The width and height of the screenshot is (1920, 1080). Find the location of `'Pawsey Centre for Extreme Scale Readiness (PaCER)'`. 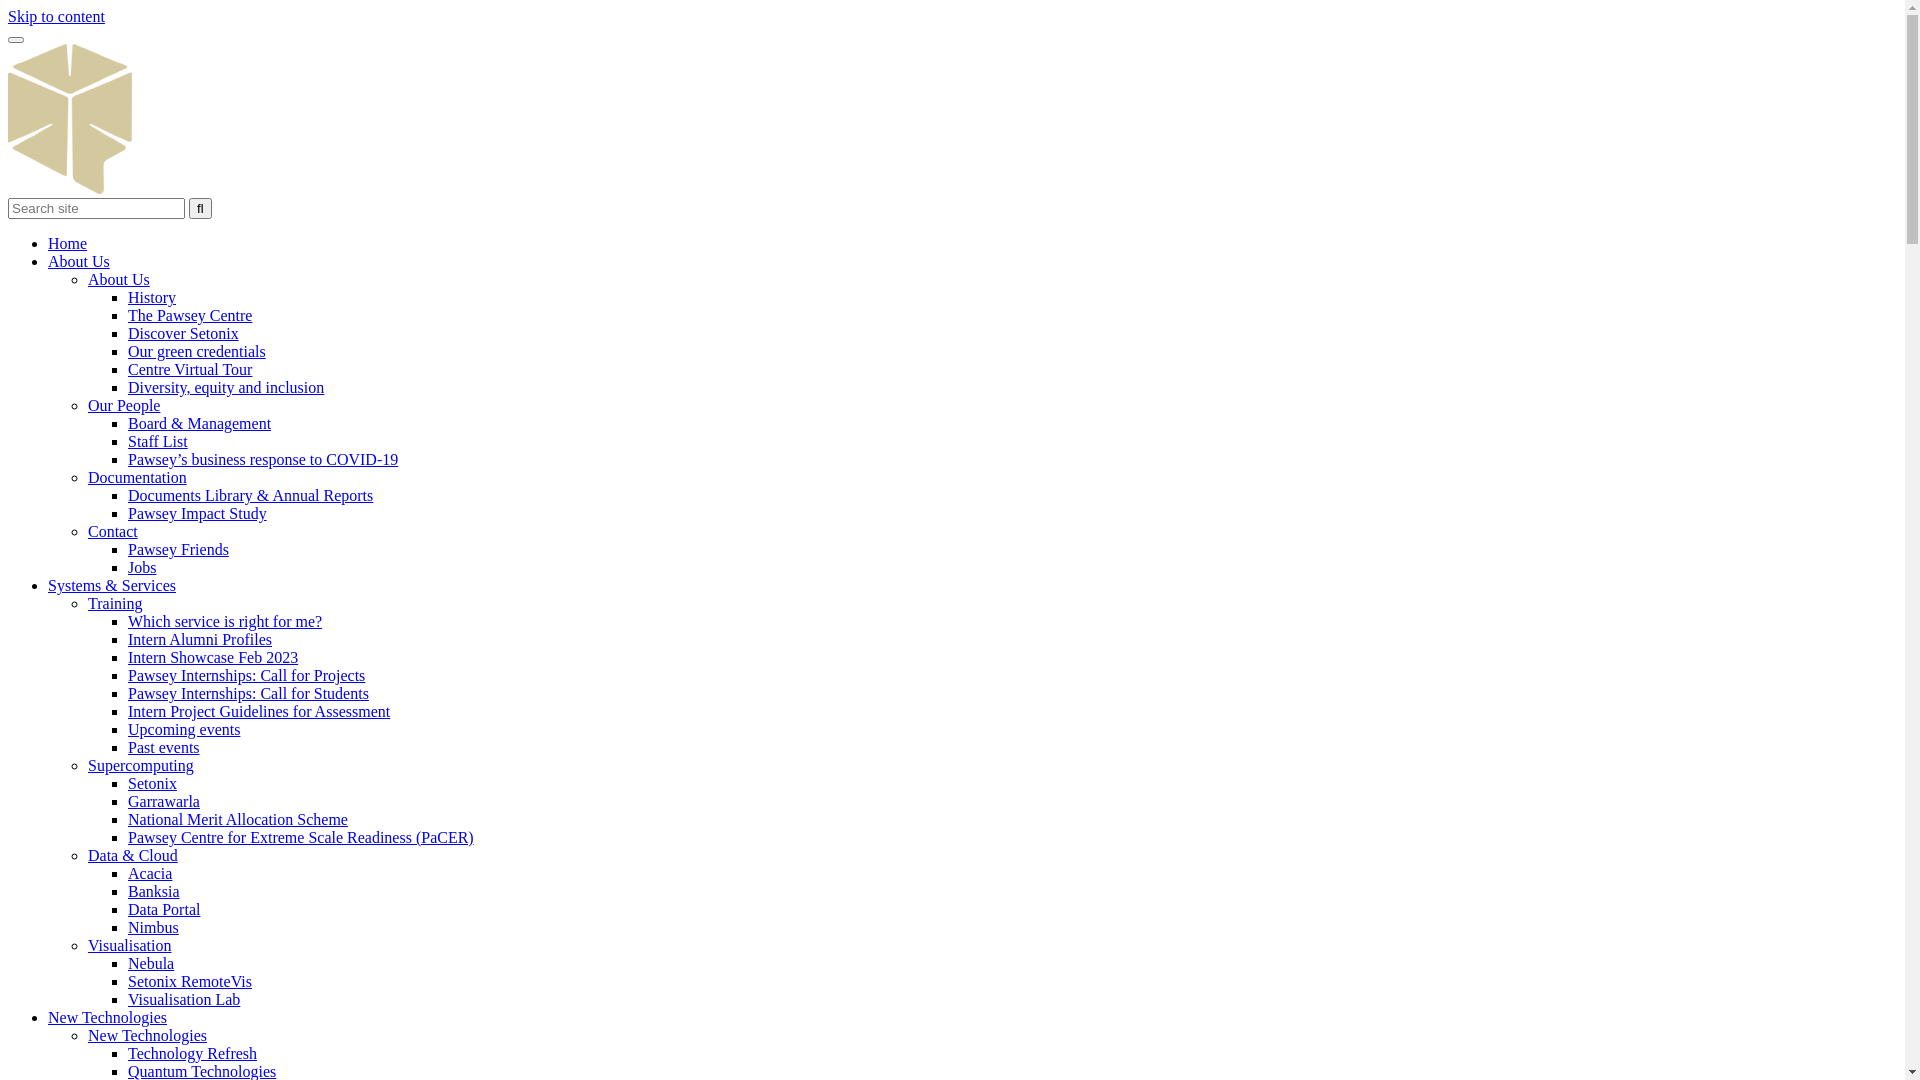

'Pawsey Centre for Extreme Scale Readiness (PaCER)' is located at coordinates (300, 837).